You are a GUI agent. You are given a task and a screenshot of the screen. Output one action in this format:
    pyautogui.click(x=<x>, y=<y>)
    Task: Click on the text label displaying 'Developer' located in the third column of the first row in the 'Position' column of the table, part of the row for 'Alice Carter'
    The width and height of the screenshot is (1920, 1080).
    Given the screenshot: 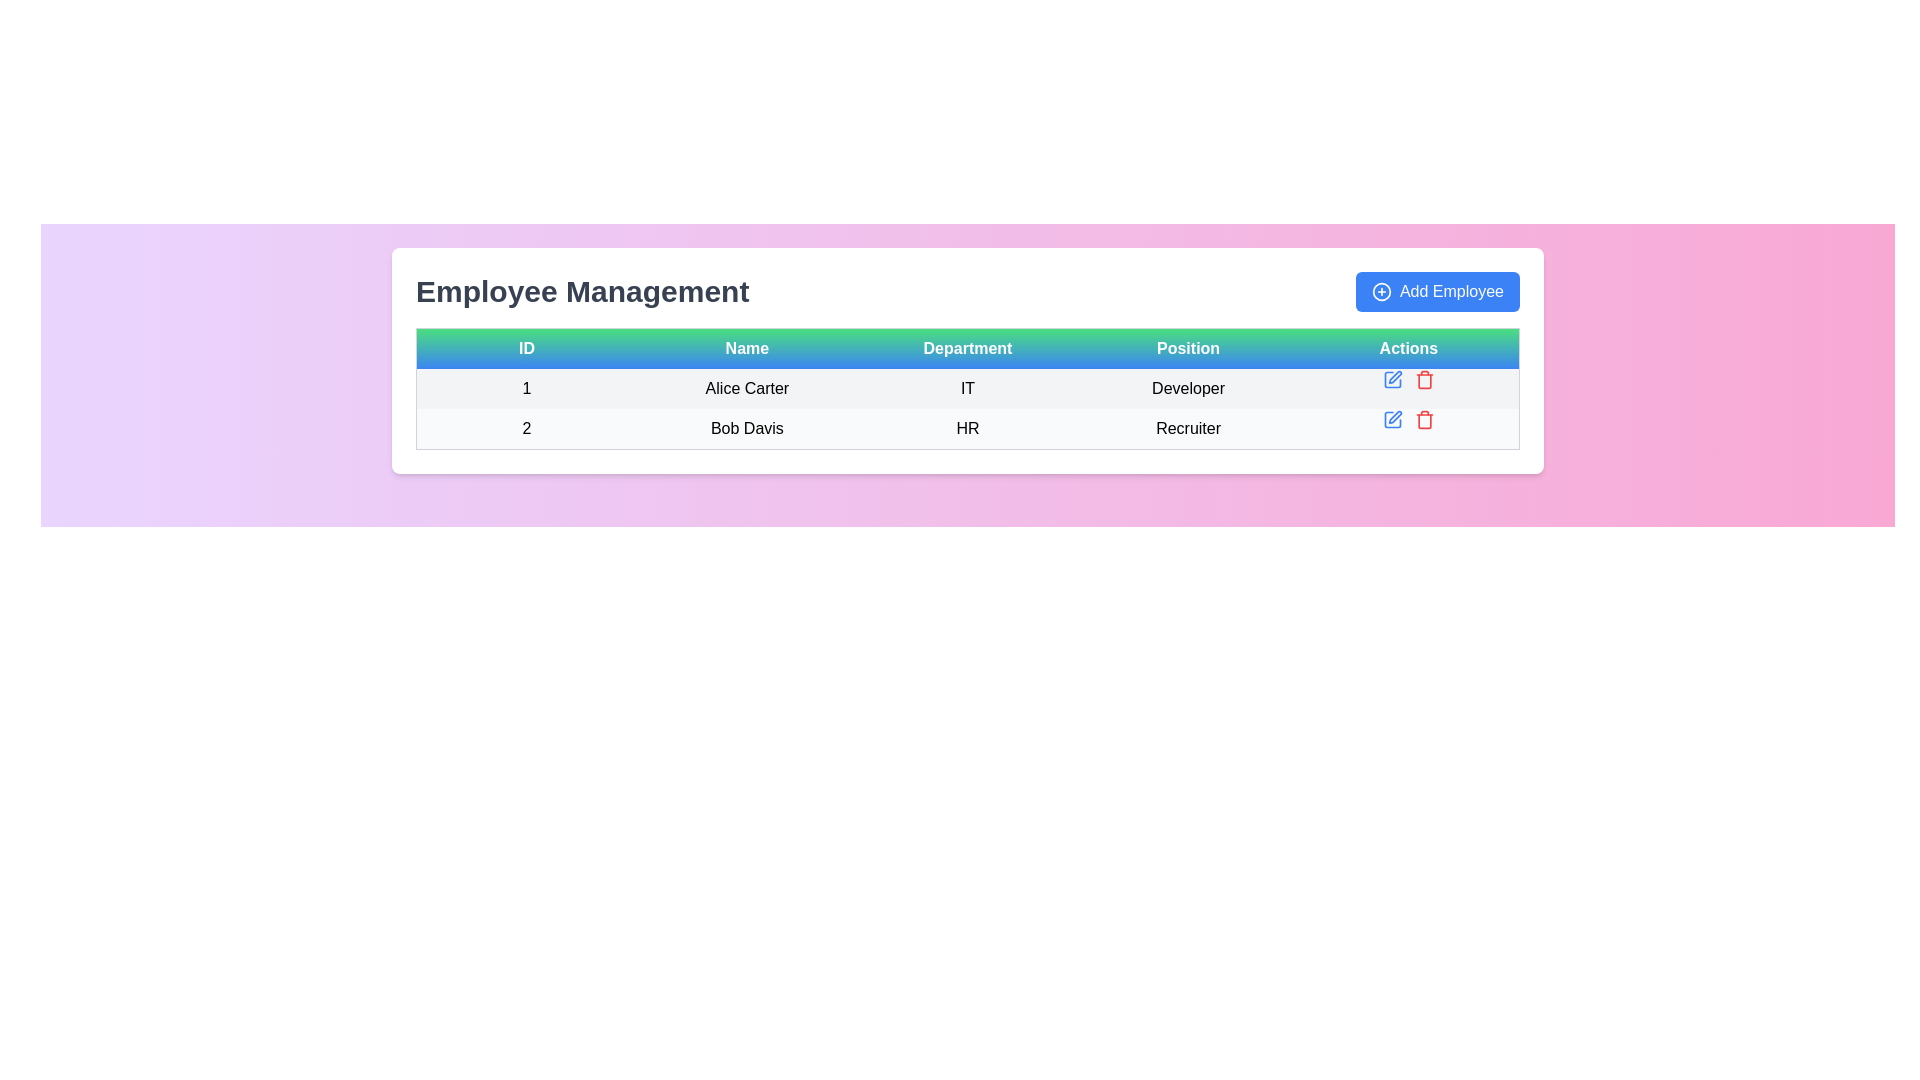 What is the action you would take?
    pyautogui.click(x=1188, y=389)
    